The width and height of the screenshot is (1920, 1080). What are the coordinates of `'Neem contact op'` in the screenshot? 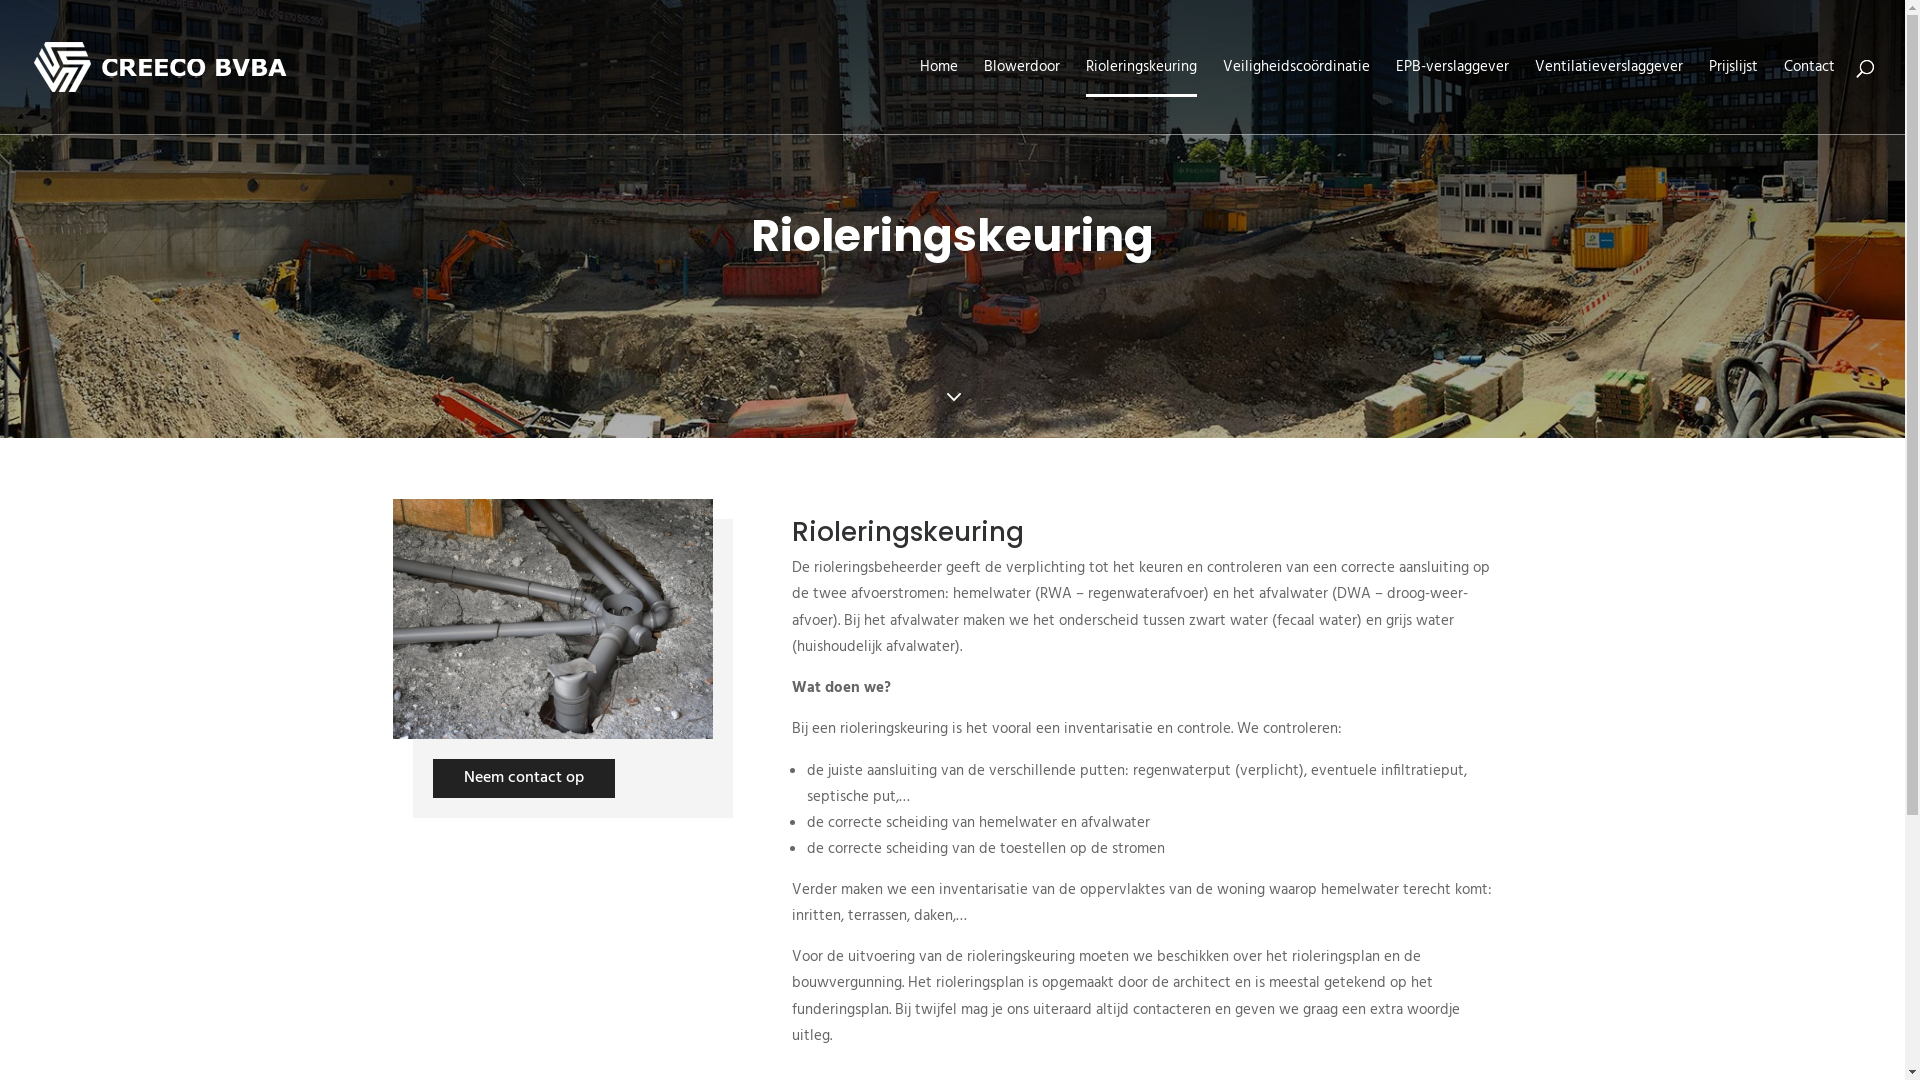 It's located at (523, 777).